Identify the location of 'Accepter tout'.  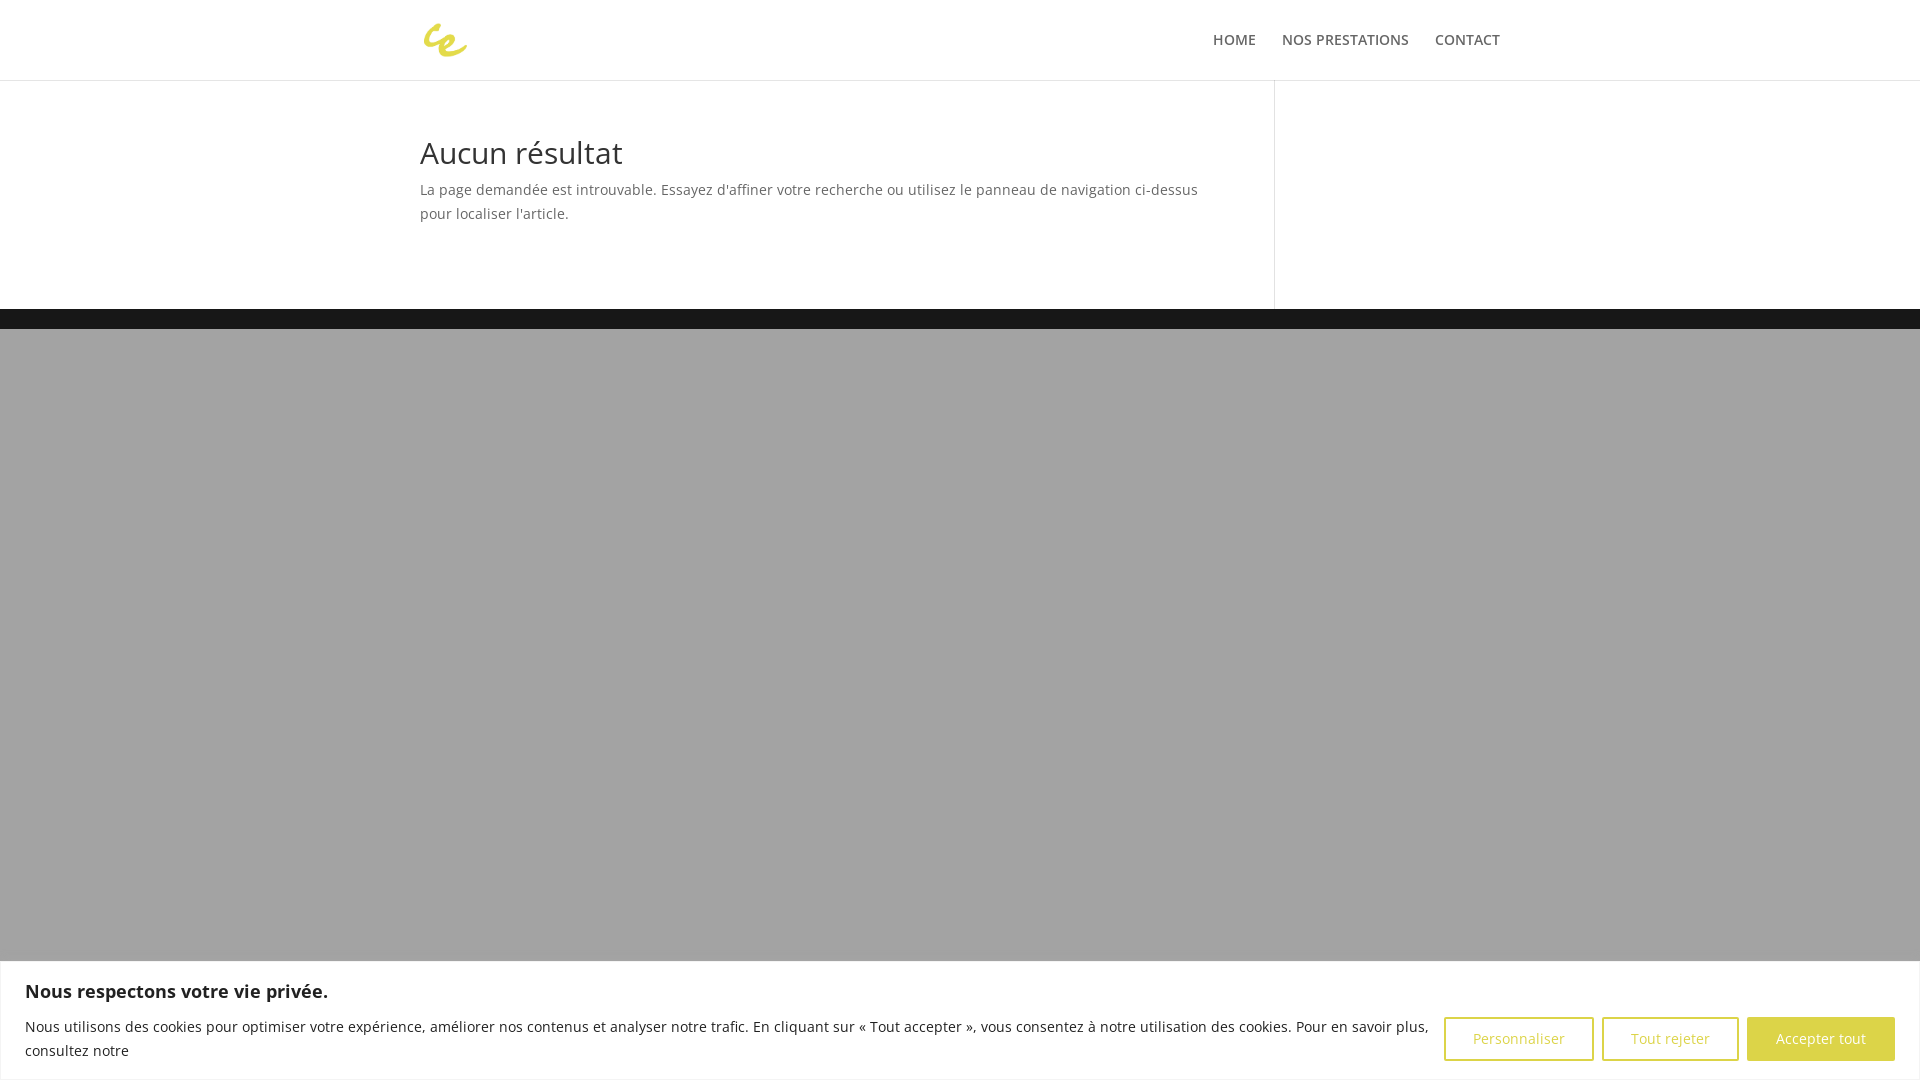
(1746, 1036).